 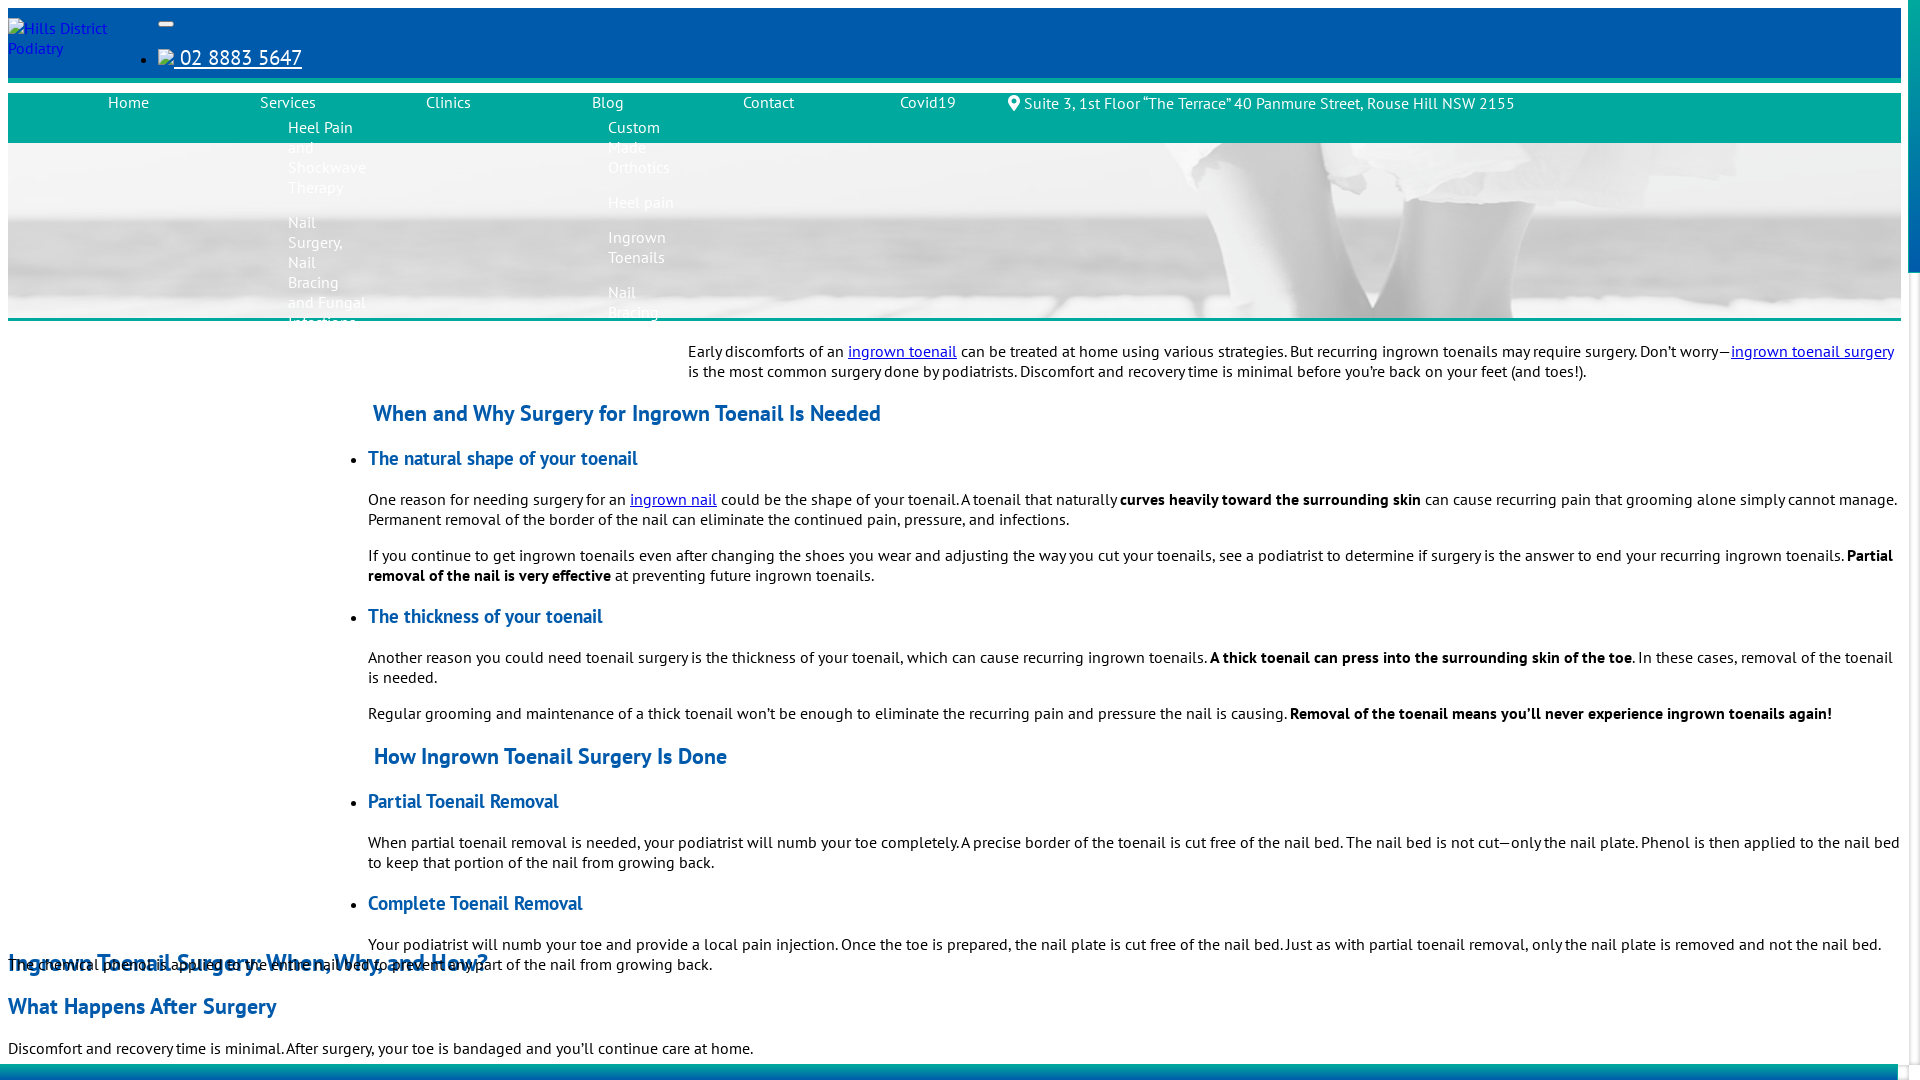 What do you see at coordinates (230, 56) in the screenshot?
I see `'02 8883 5647'` at bounding box center [230, 56].